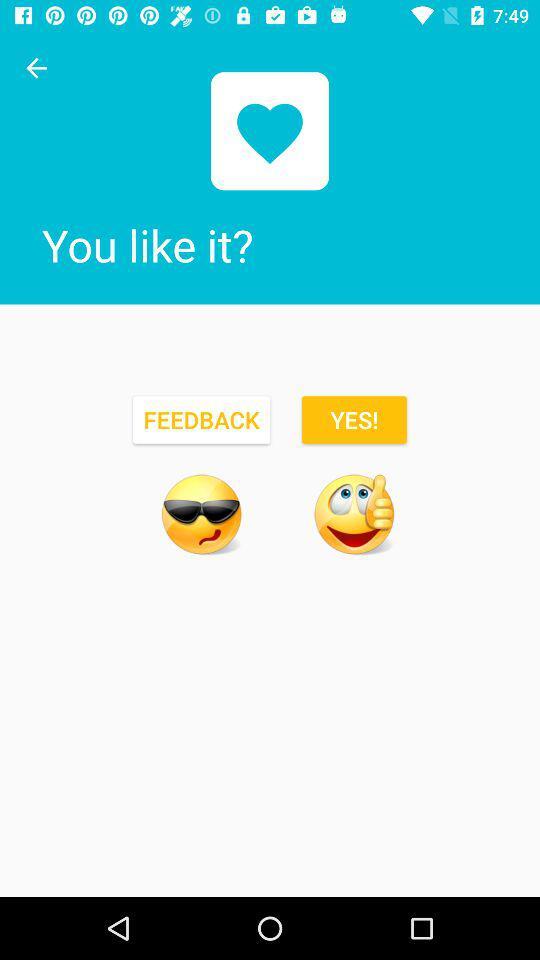  Describe the element at coordinates (353, 513) in the screenshot. I see `the emoji icon` at that location.